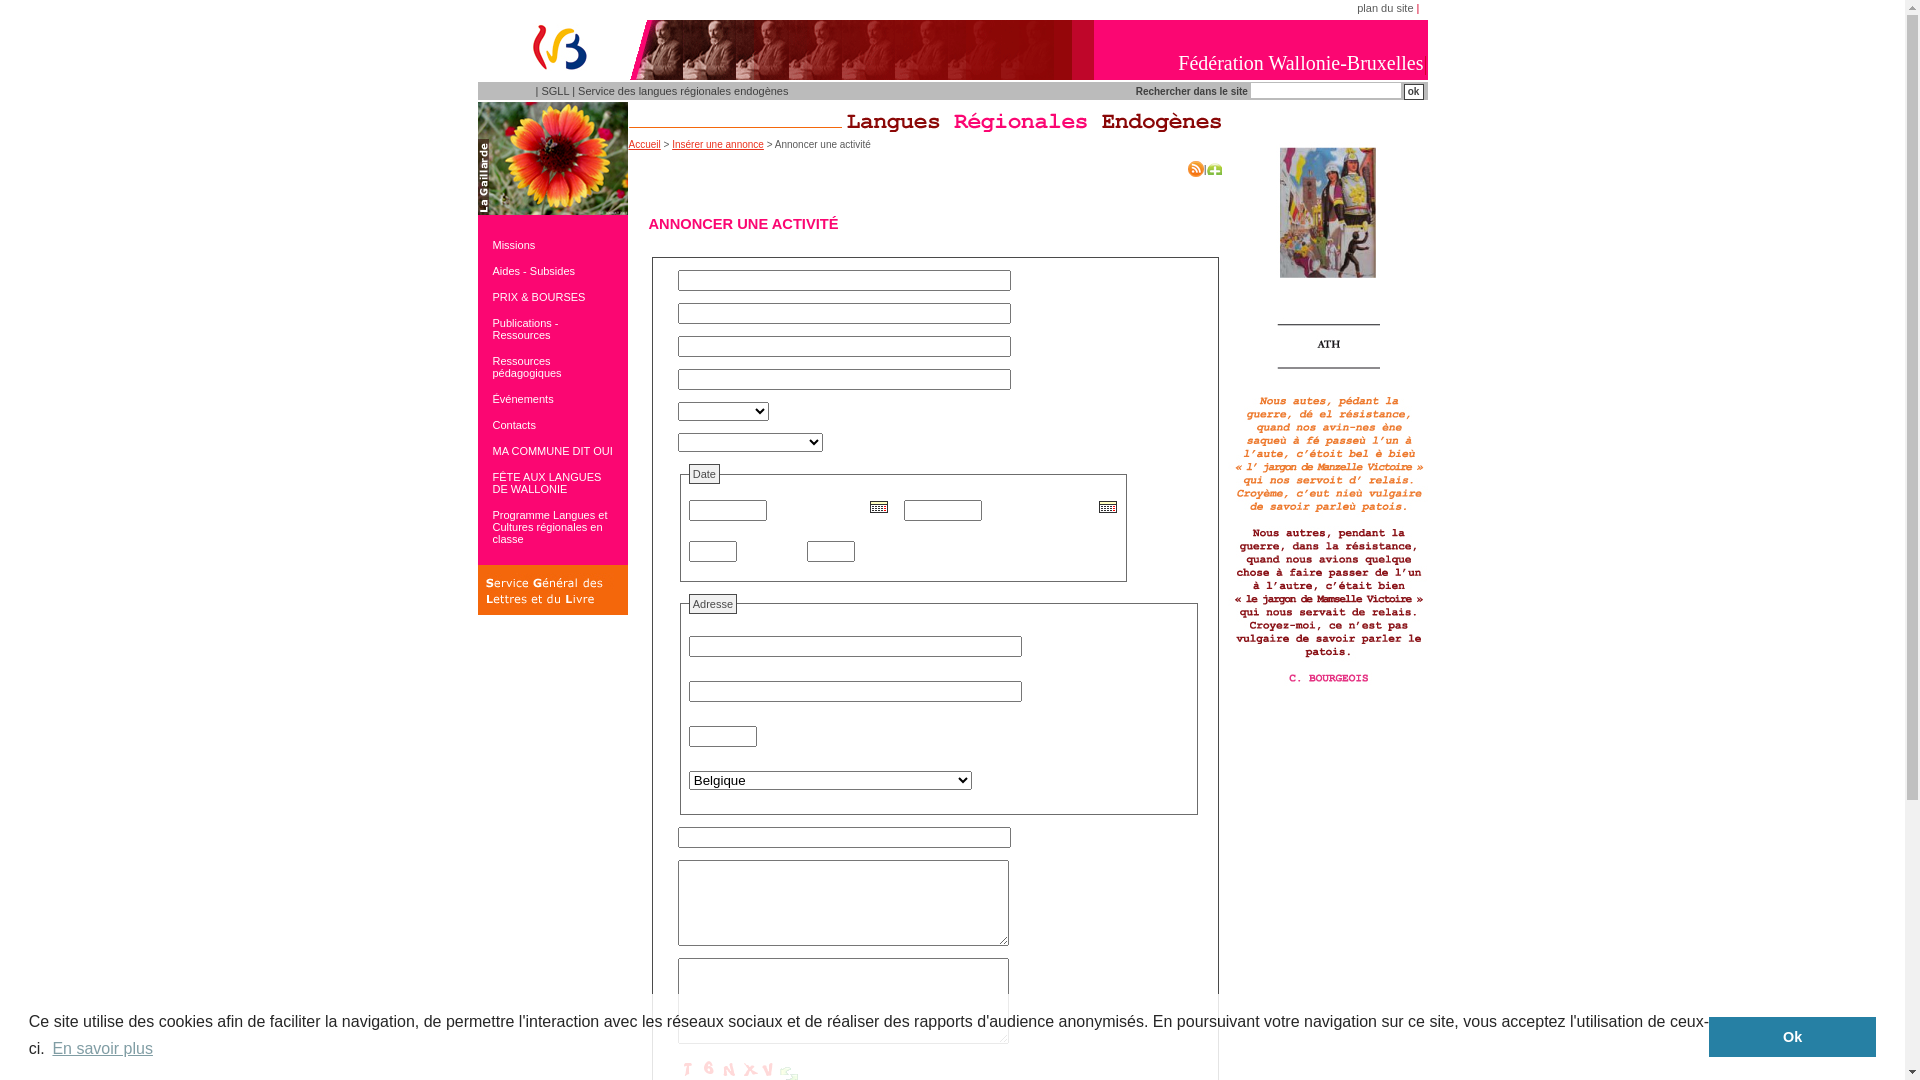 The width and height of the screenshot is (1920, 1080). Describe the element at coordinates (477, 270) in the screenshot. I see `'Aides - Subsides'` at that location.